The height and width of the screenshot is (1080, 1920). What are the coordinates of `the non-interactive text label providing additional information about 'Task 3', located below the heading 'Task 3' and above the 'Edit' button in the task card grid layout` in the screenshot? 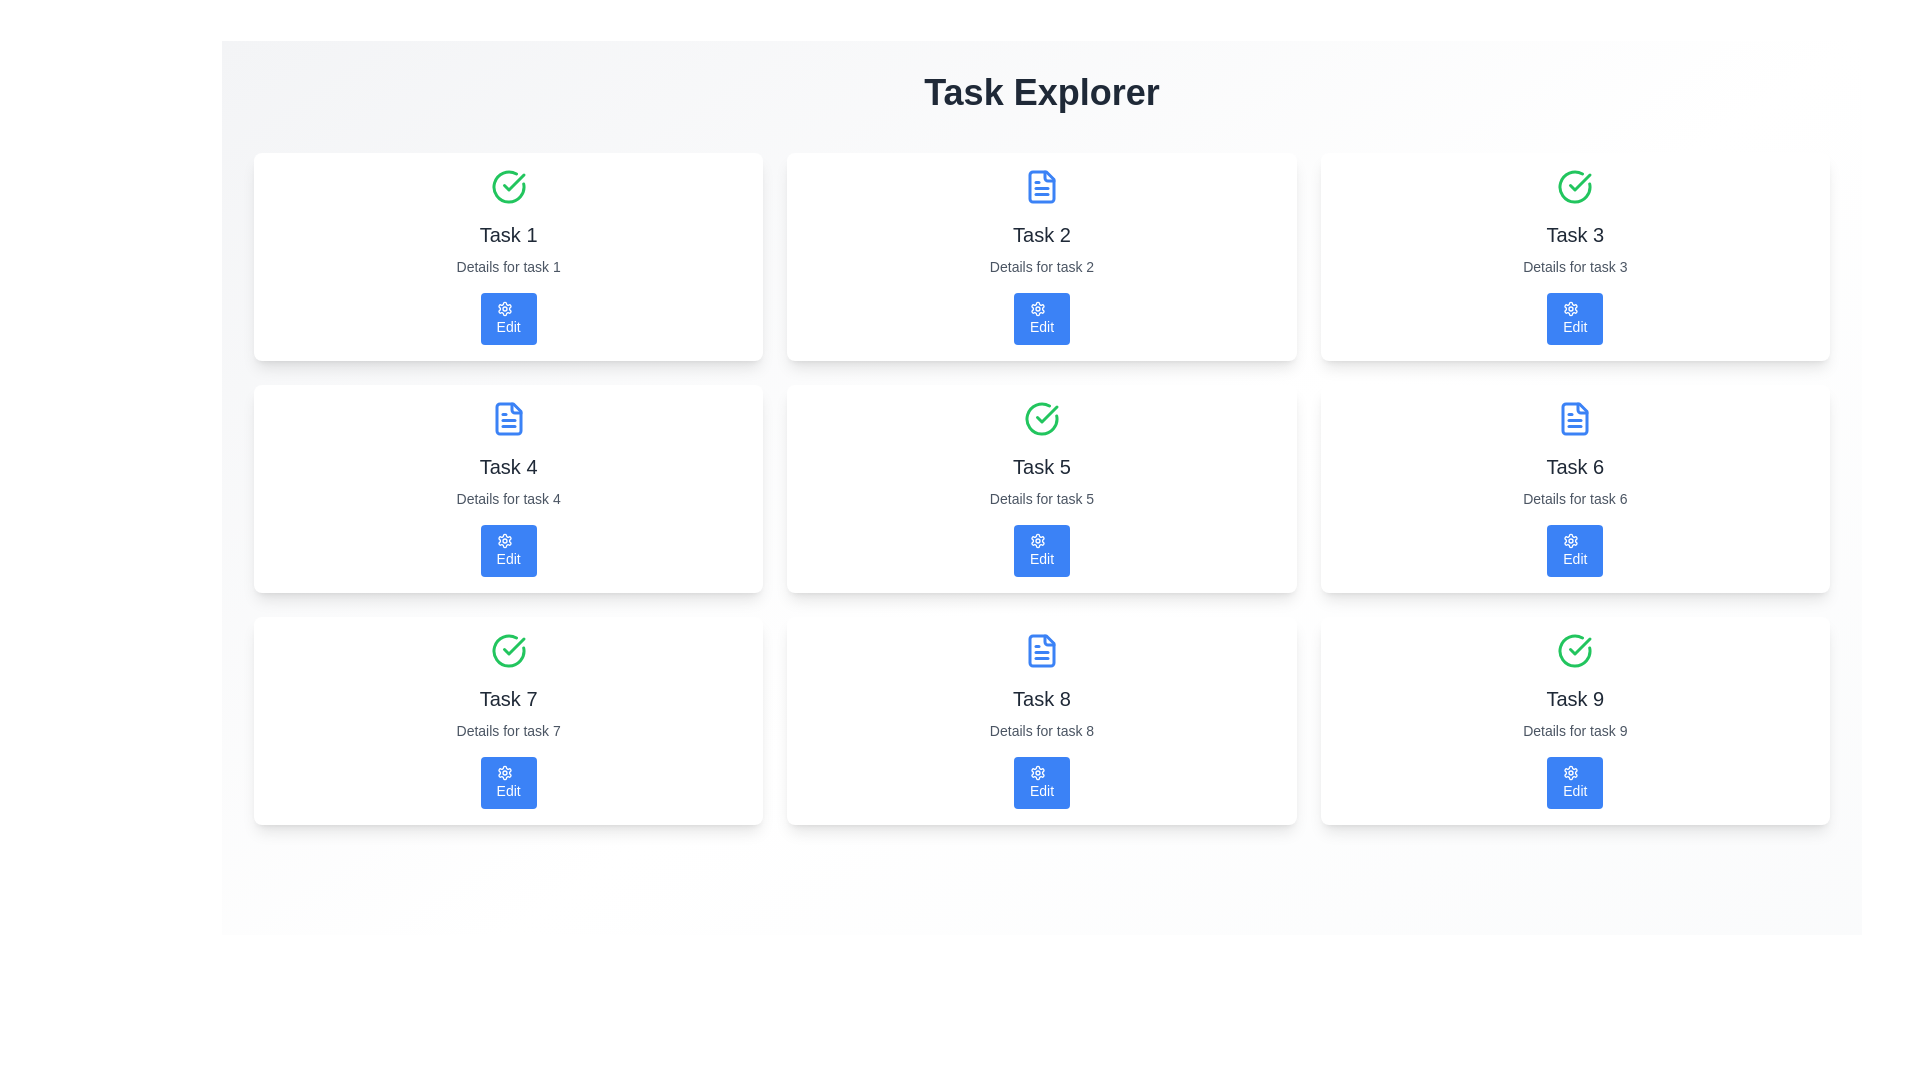 It's located at (1574, 265).